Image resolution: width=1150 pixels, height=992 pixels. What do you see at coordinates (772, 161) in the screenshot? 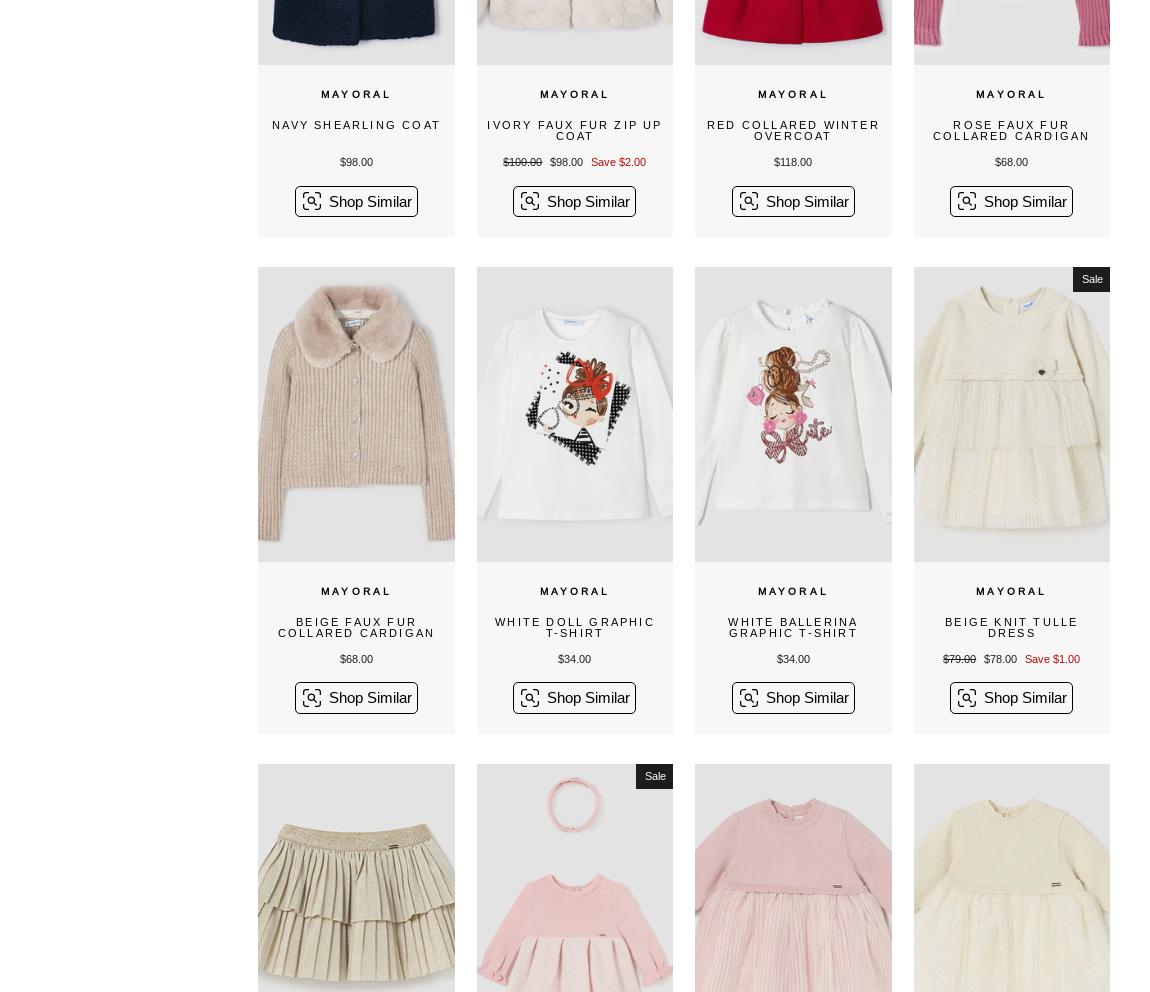
I see `'$118.00'` at bounding box center [772, 161].